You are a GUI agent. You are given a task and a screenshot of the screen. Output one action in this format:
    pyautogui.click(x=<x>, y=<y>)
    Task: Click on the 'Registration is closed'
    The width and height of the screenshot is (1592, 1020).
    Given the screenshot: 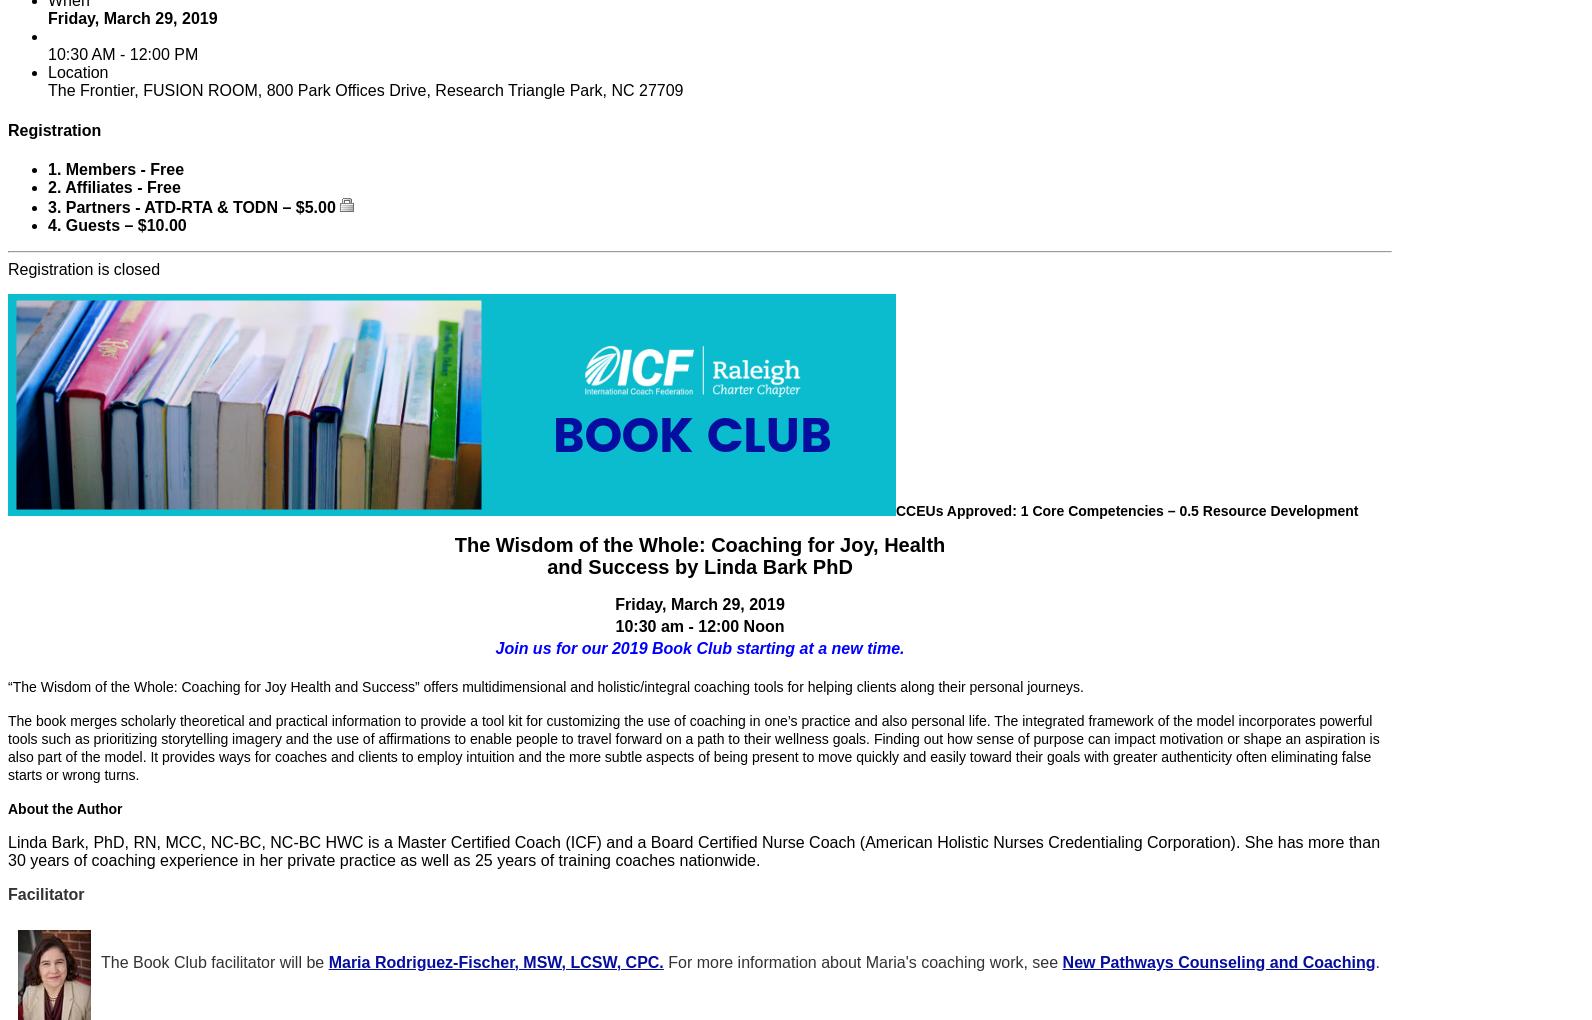 What is the action you would take?
    pyautogui.click(x=7, y=267)
    